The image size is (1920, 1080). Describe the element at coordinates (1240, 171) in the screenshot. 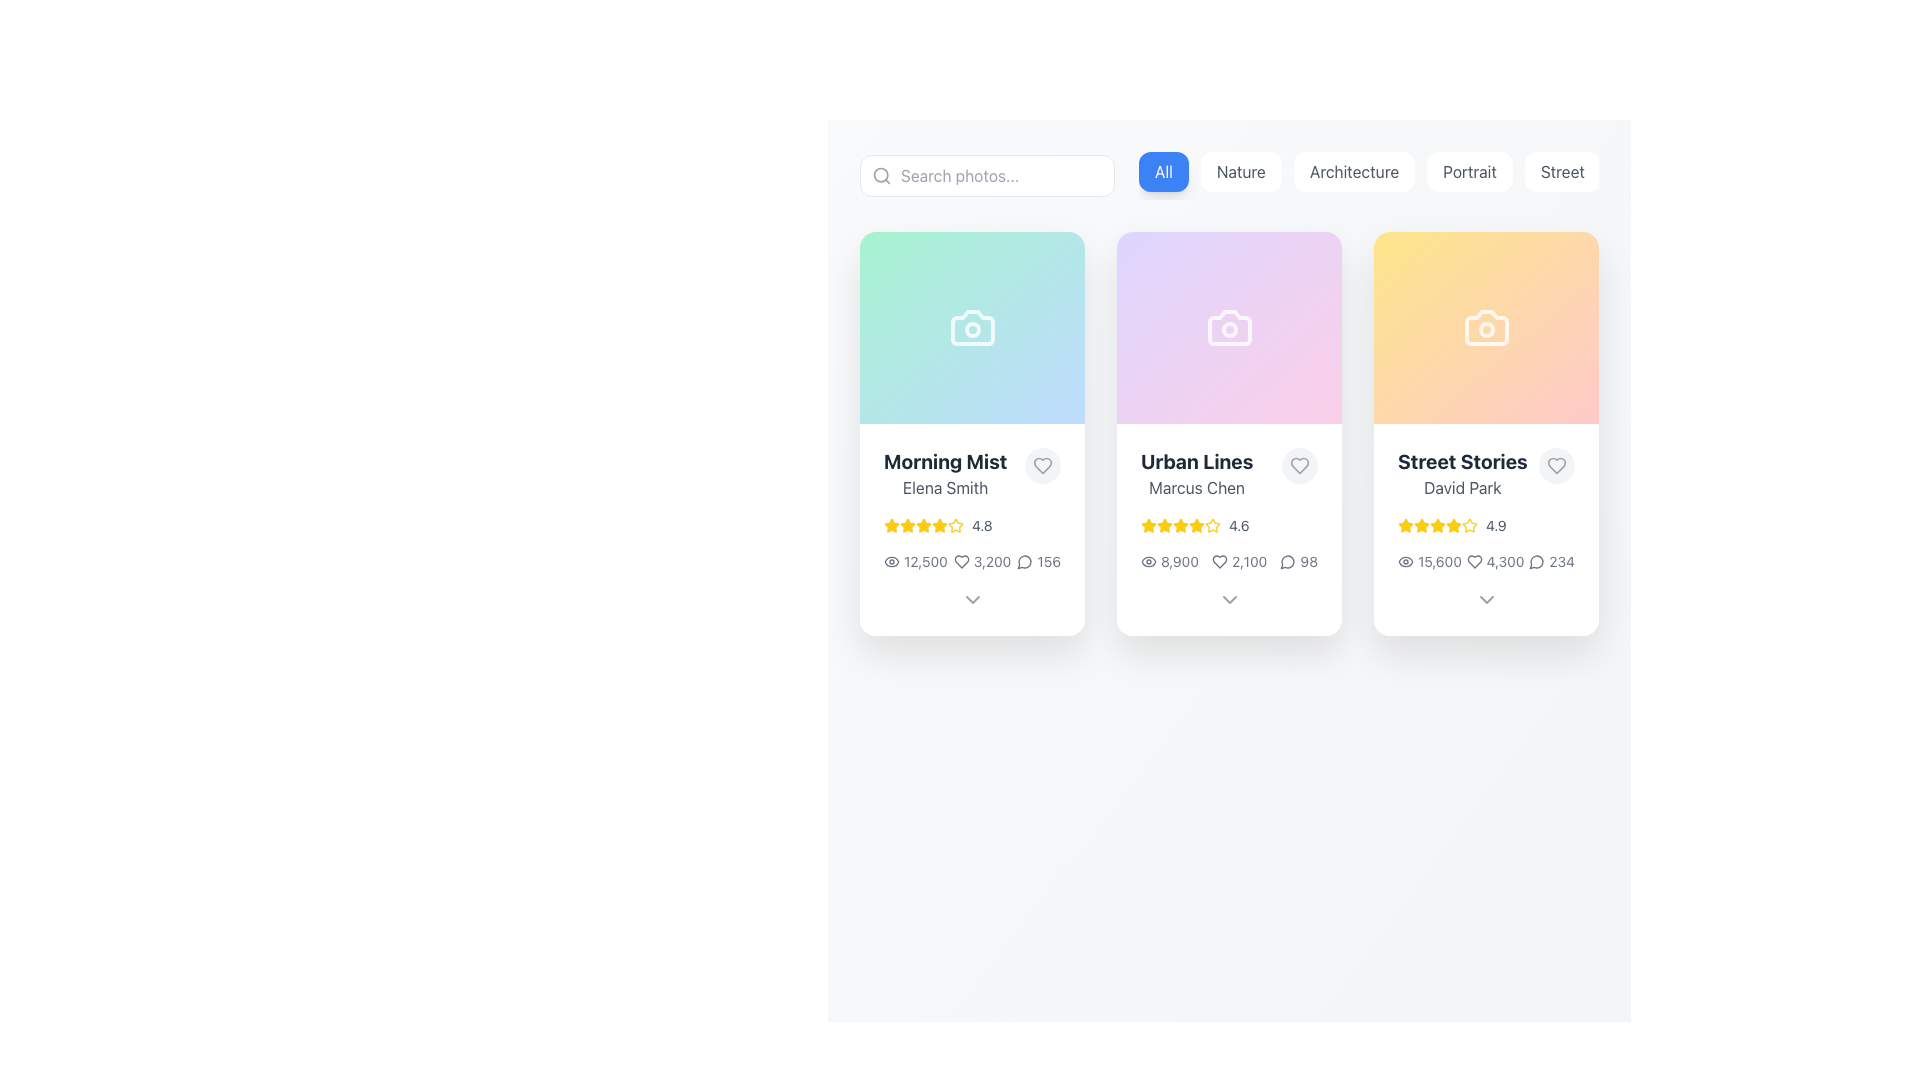

I see `the 'Nature' pill-shaped button in the navigation bar` at that location.